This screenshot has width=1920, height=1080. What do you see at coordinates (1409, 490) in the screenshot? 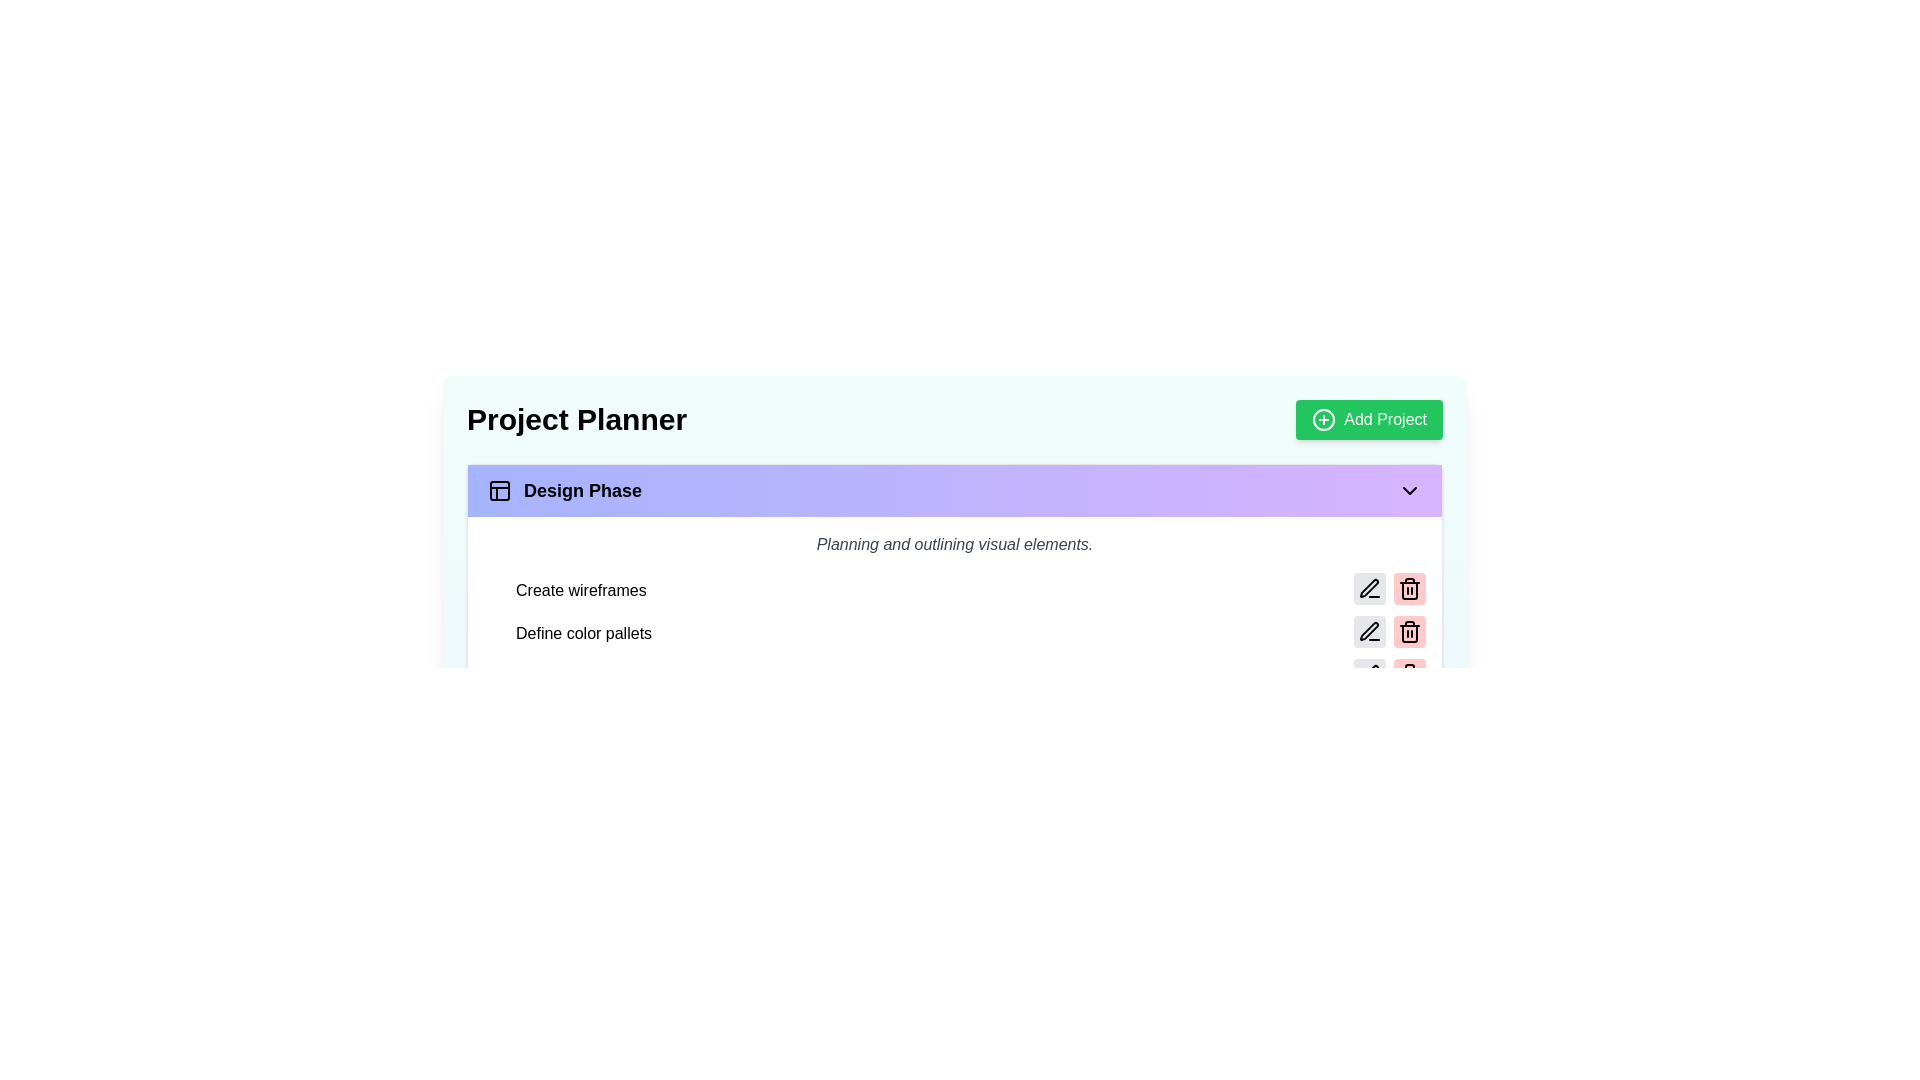
I see `the dropdown toggle icon located at the far right side of the header bar, next to the 'Design Phase' title` at bounding box center [1409, 490].